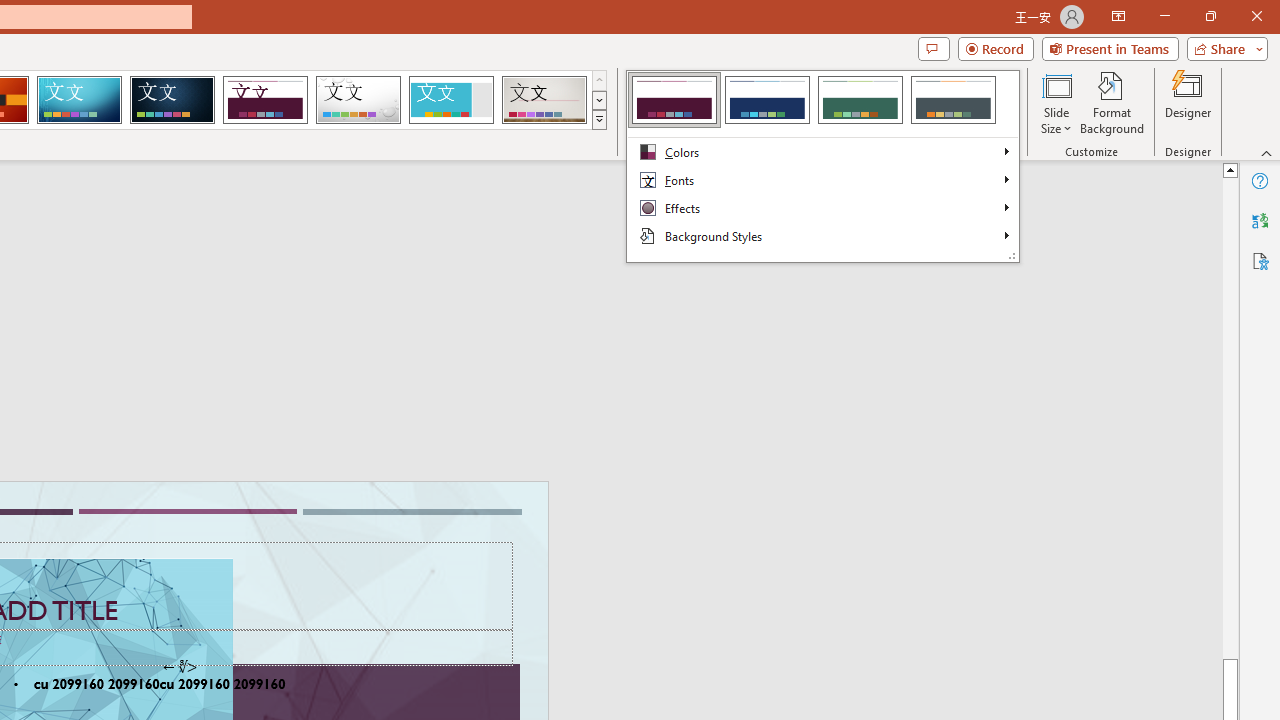 Image resolution: width=1280 pixels, height=720 pixels. Describe the element at coordinates (172, 100) in the screenshot. I see `'Damask'` at that location.